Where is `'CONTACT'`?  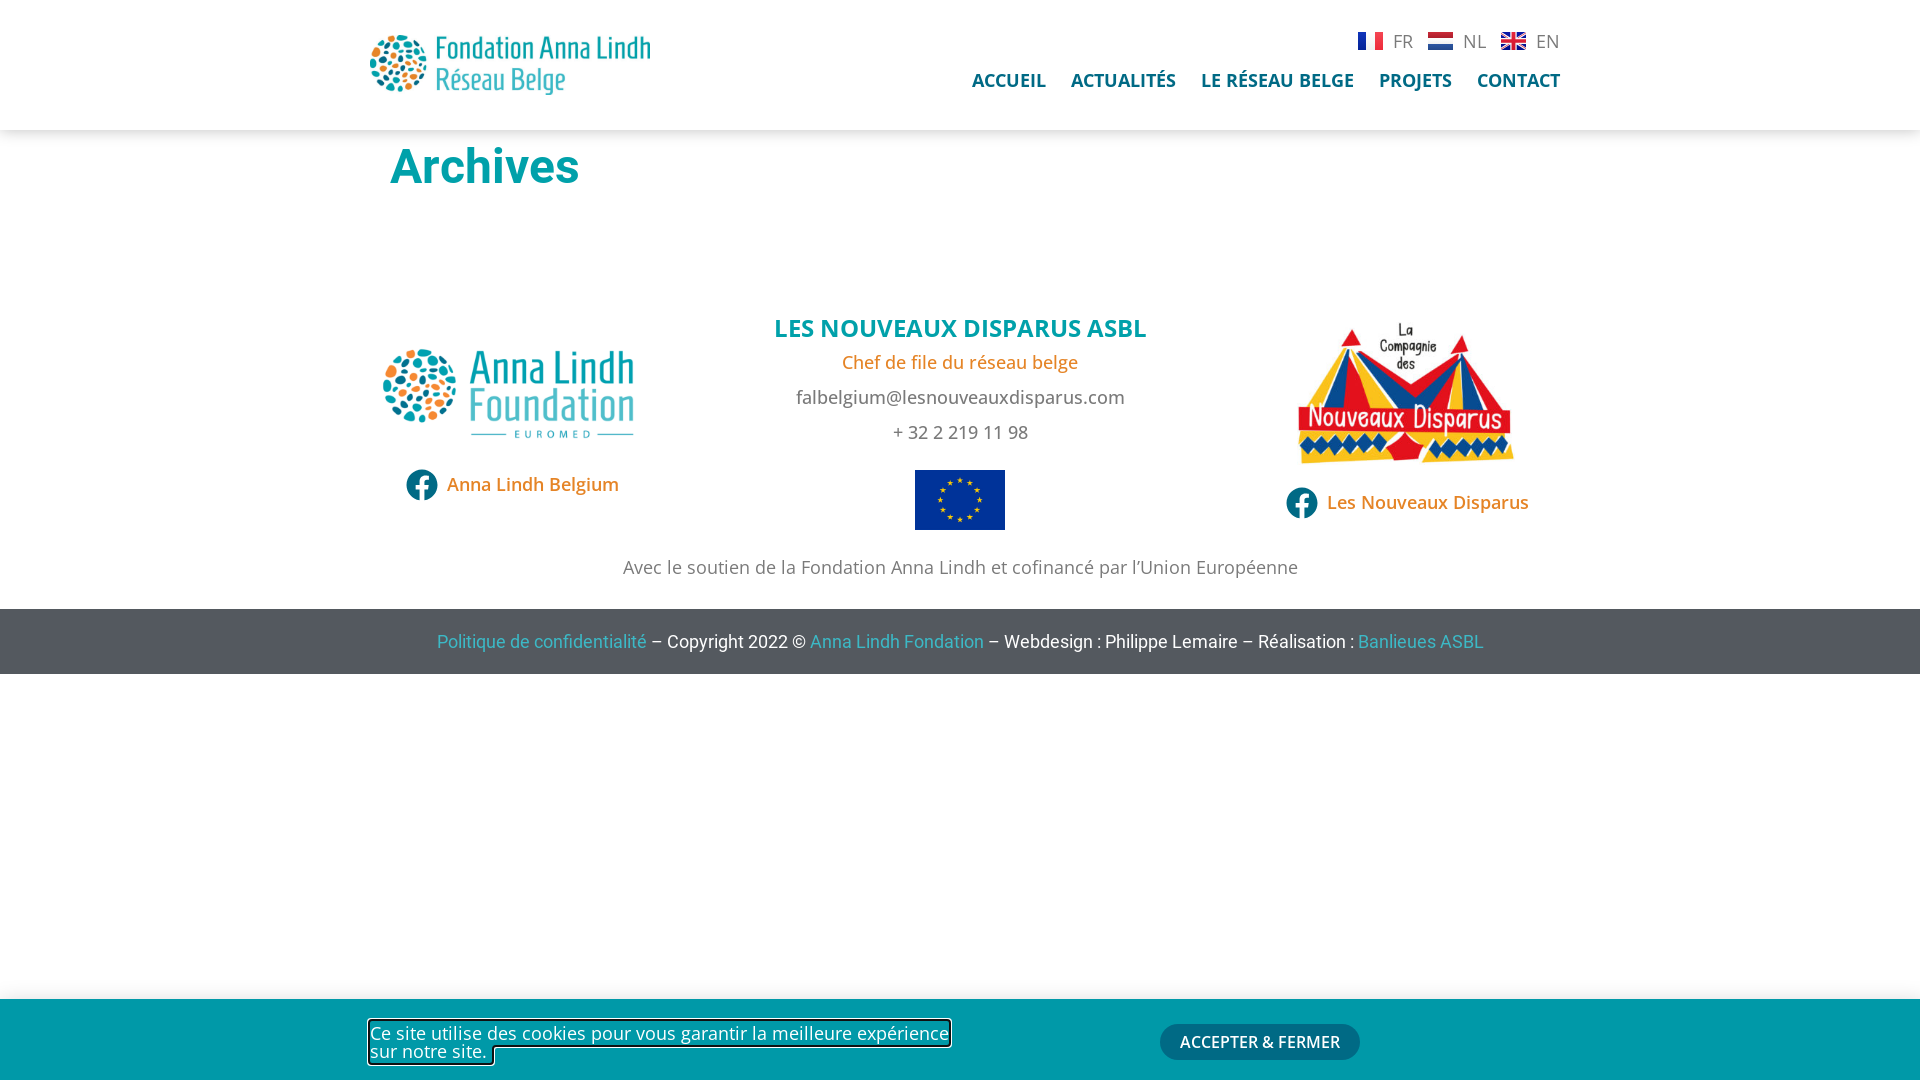 'CONTACT' is located at coordinates (1518, 79).